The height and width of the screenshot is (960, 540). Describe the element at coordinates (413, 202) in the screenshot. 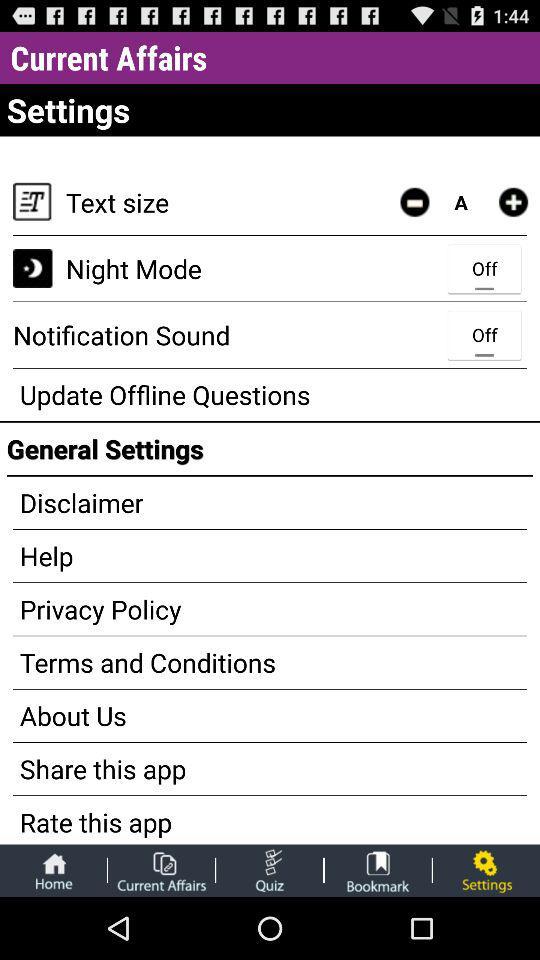

I see `app next to text size app` at that location.